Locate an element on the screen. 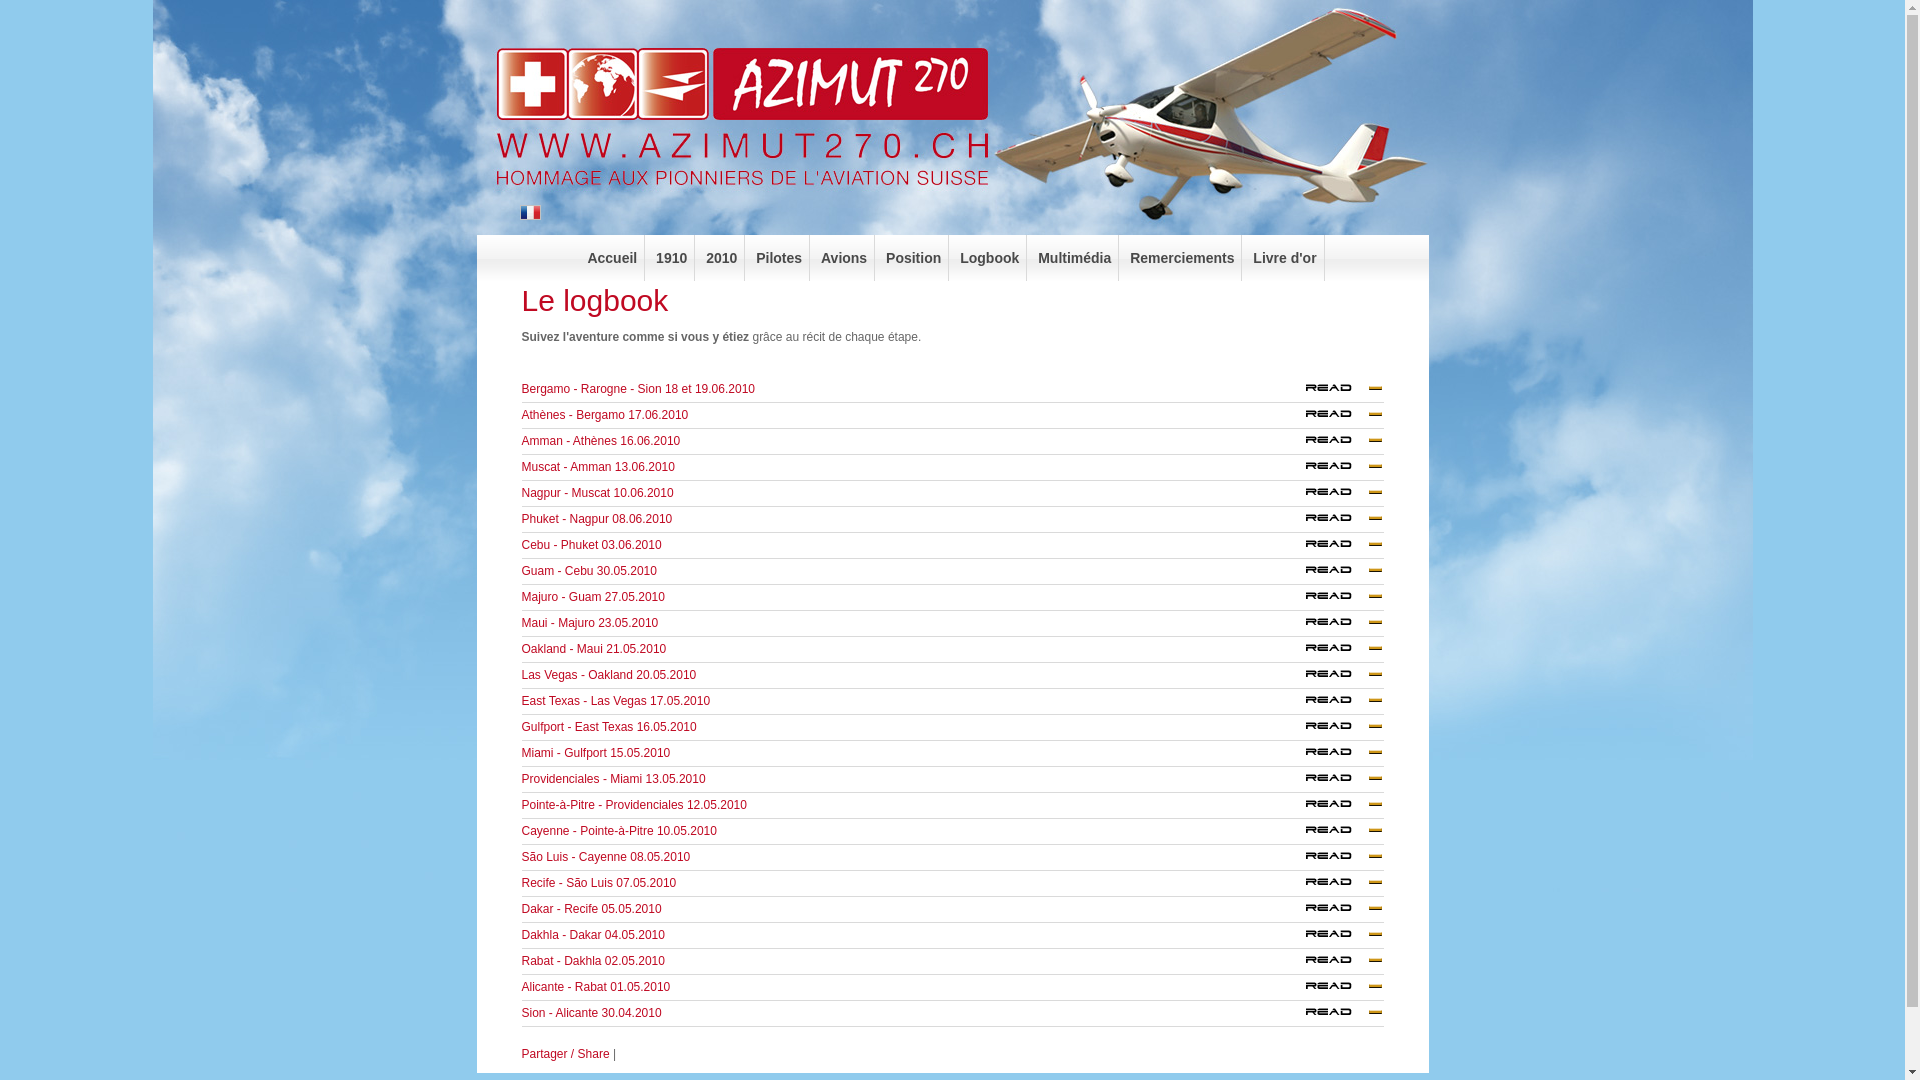  'Accueil' is located at coordinates (611, 257).